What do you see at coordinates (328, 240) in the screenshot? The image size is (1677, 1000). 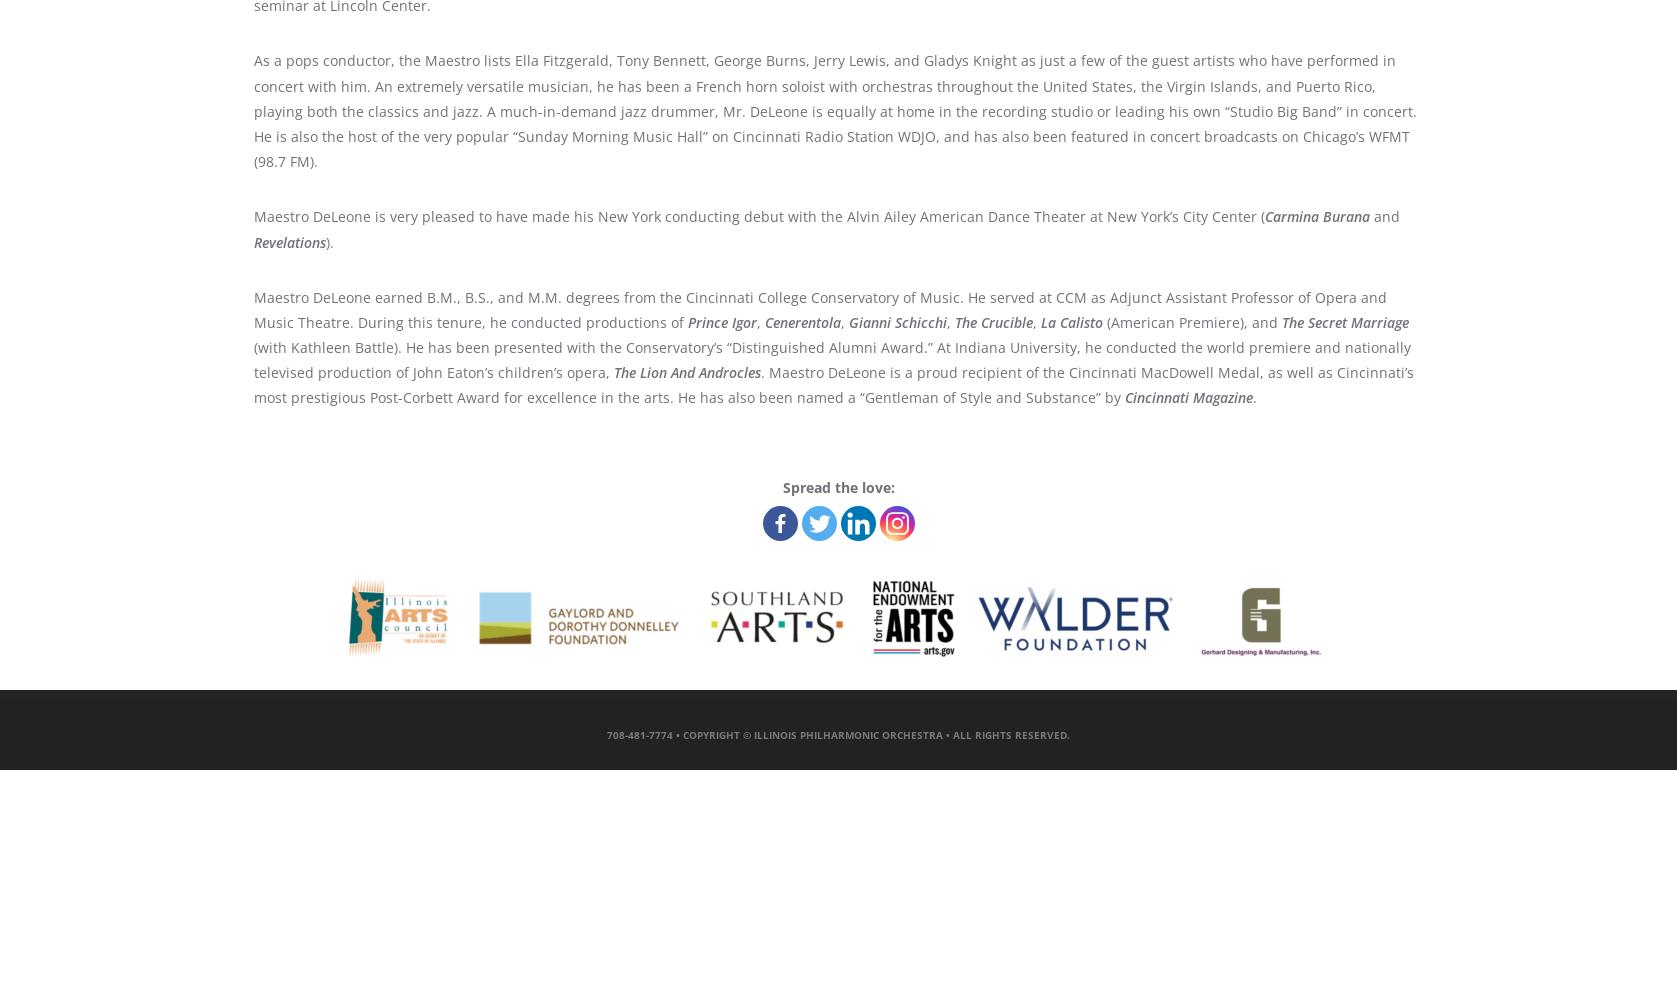 I see `').'` at bounding box center [328, 240].